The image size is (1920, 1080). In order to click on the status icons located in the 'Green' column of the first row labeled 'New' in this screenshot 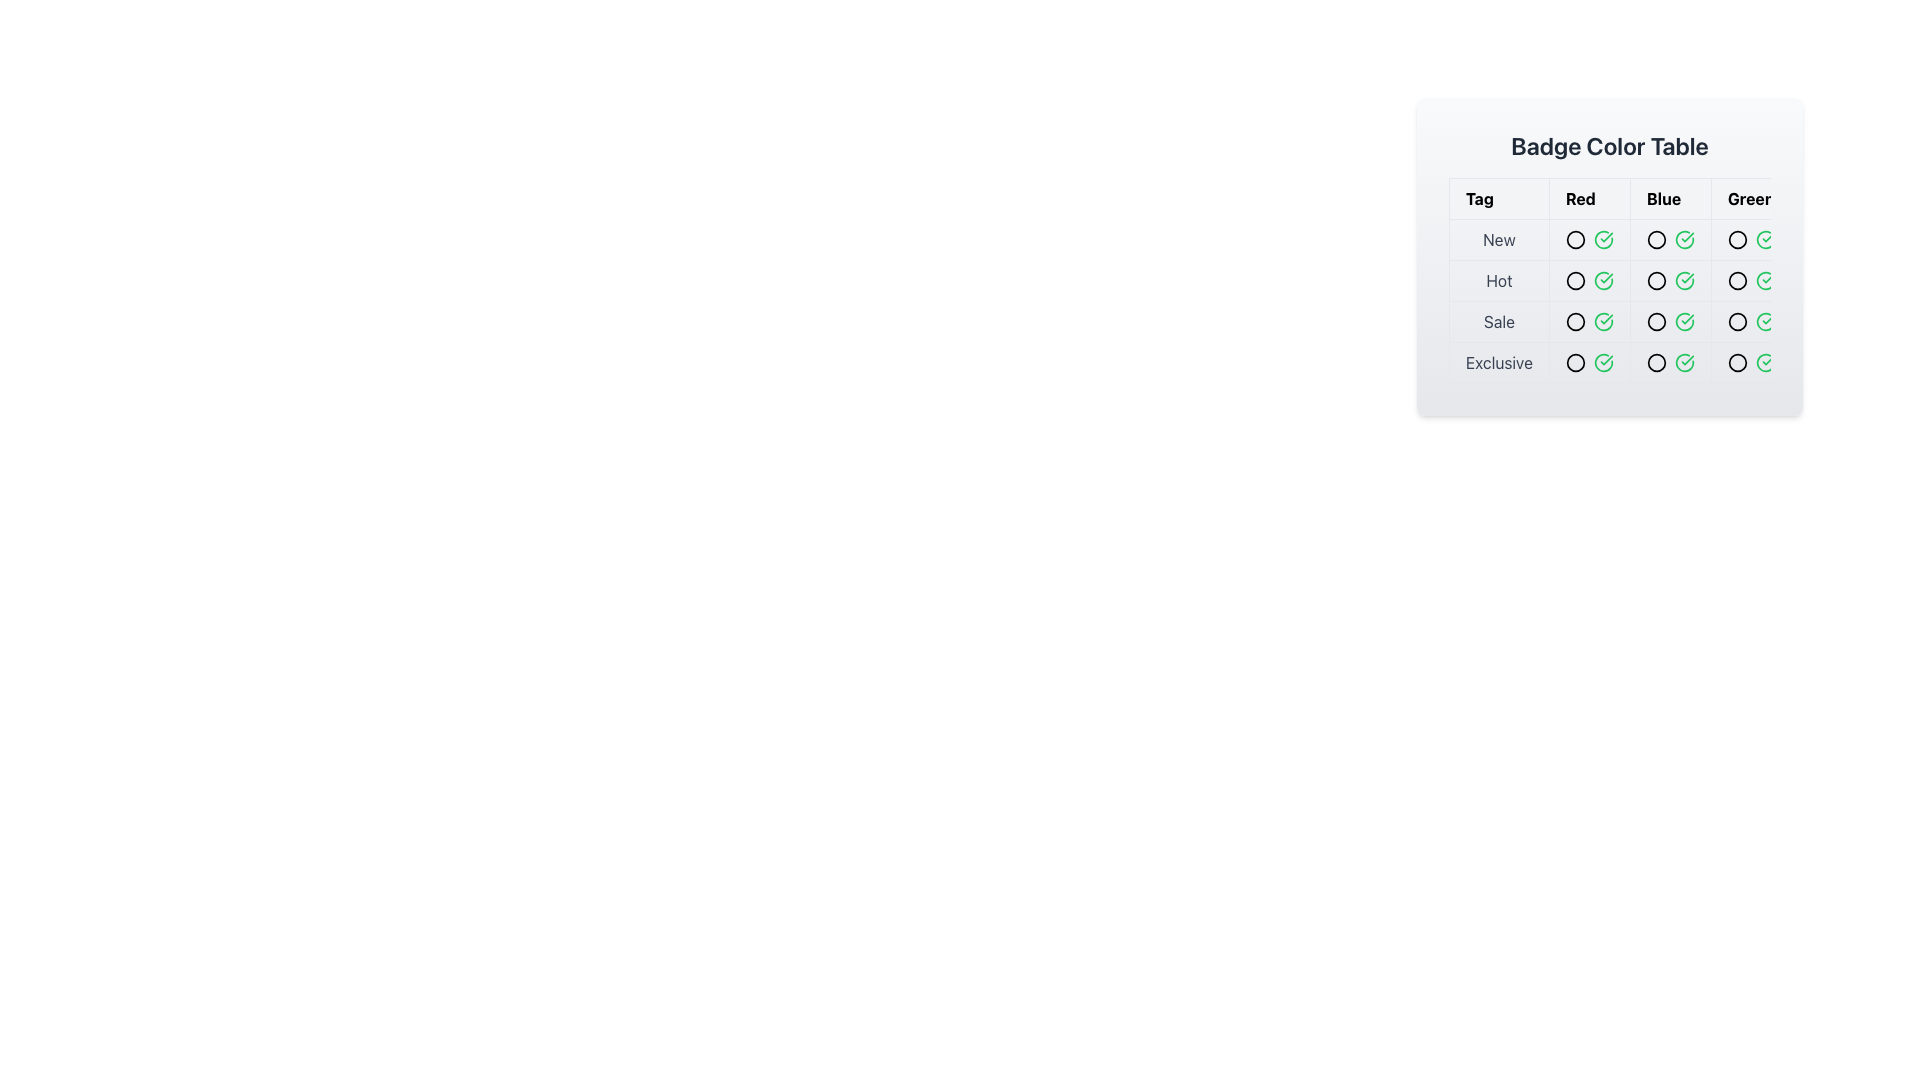, I will do `click(1750, 238)`.